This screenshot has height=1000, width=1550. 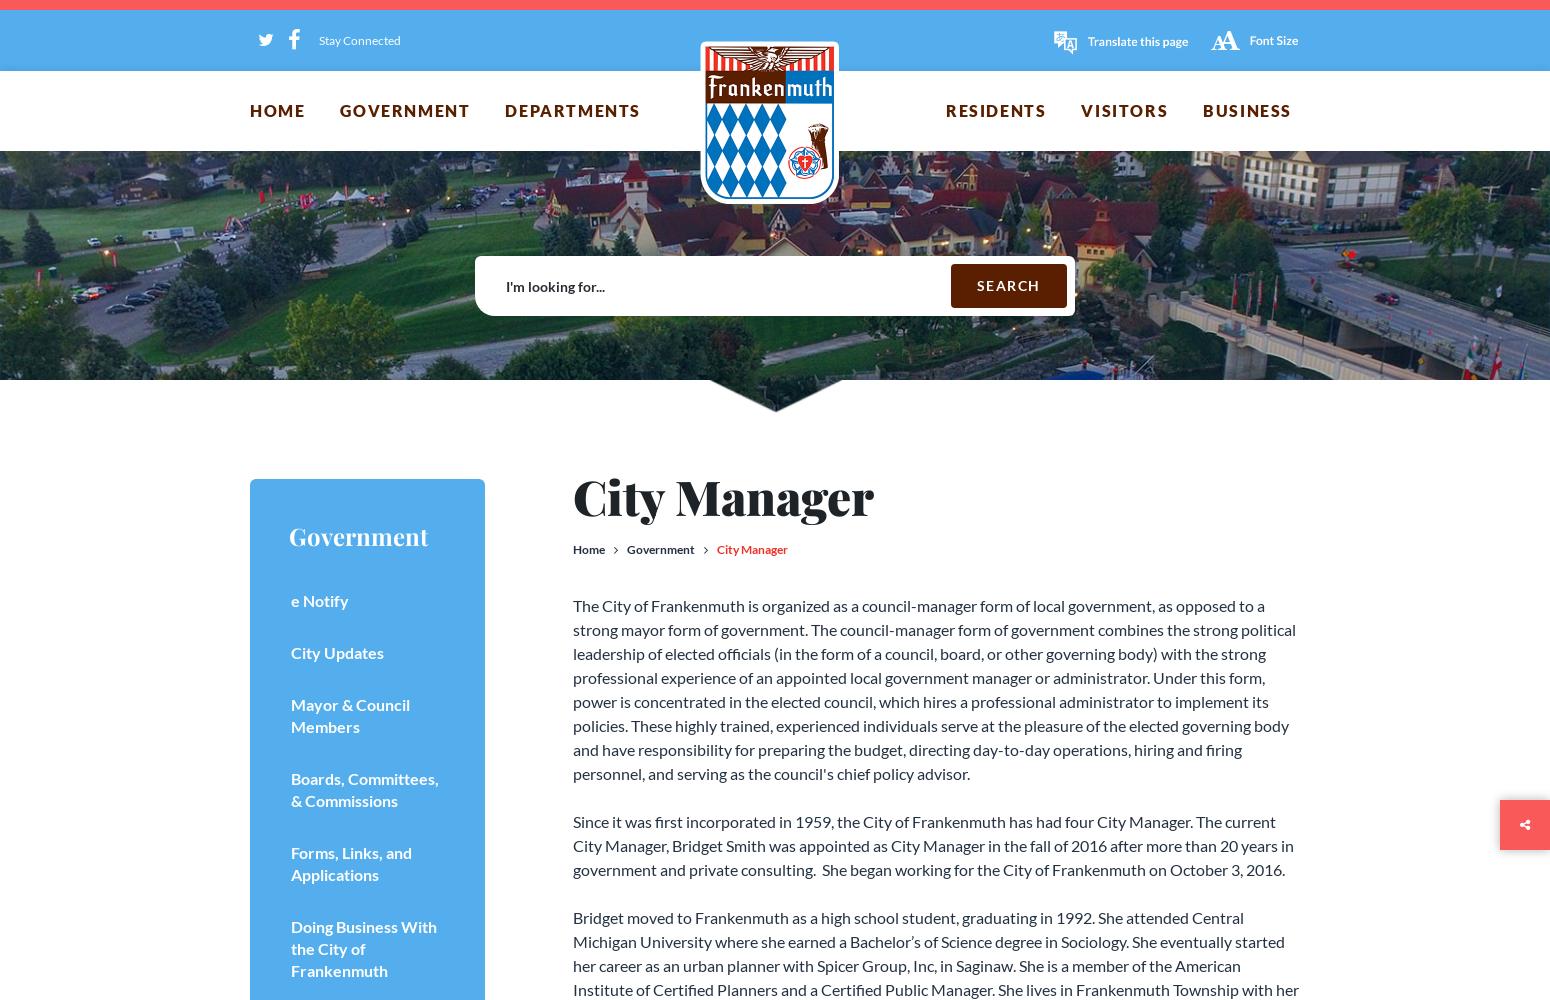 I want to click on 'Boards, Committees, & Commissions', so click(x=290, y=789).